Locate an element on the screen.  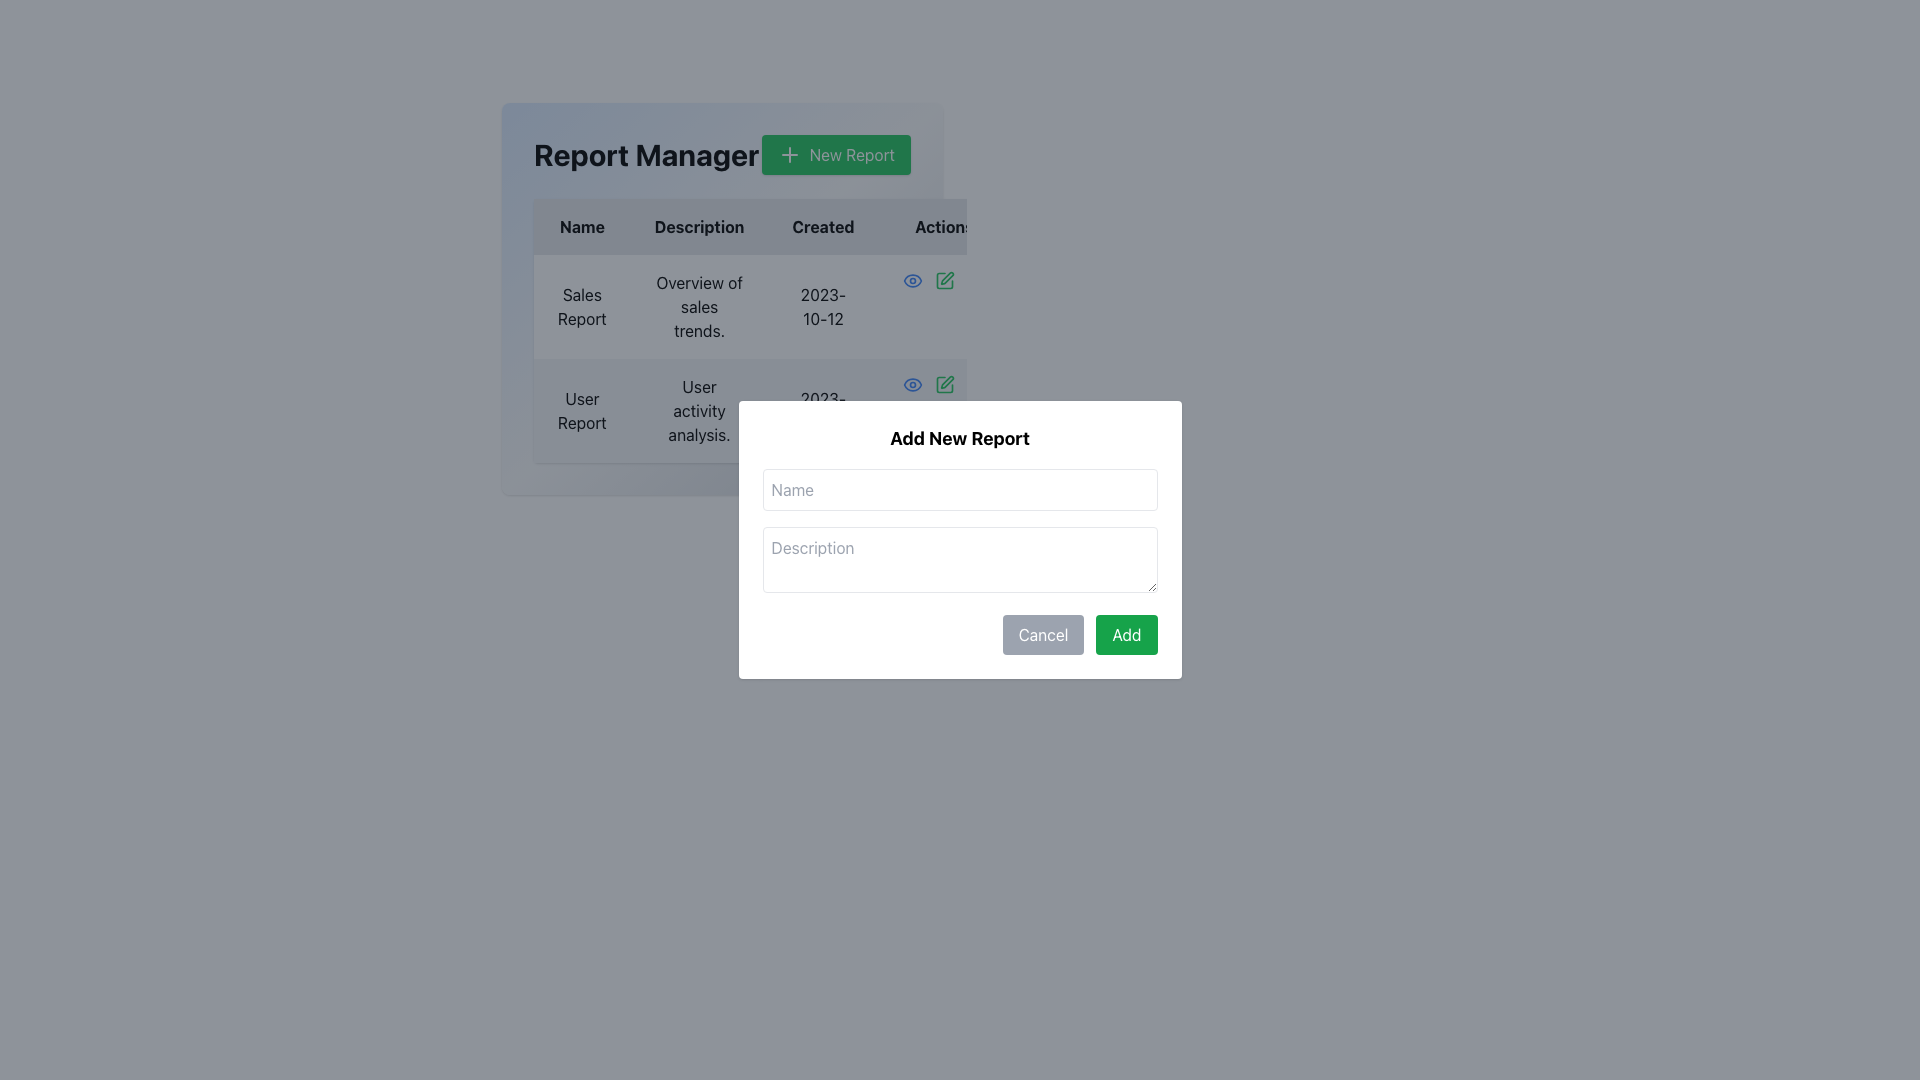
the green pen icon button located at the rightmost side of the 'Actions' column in the 'Report Manager' table is located at coordinates (943, 281).